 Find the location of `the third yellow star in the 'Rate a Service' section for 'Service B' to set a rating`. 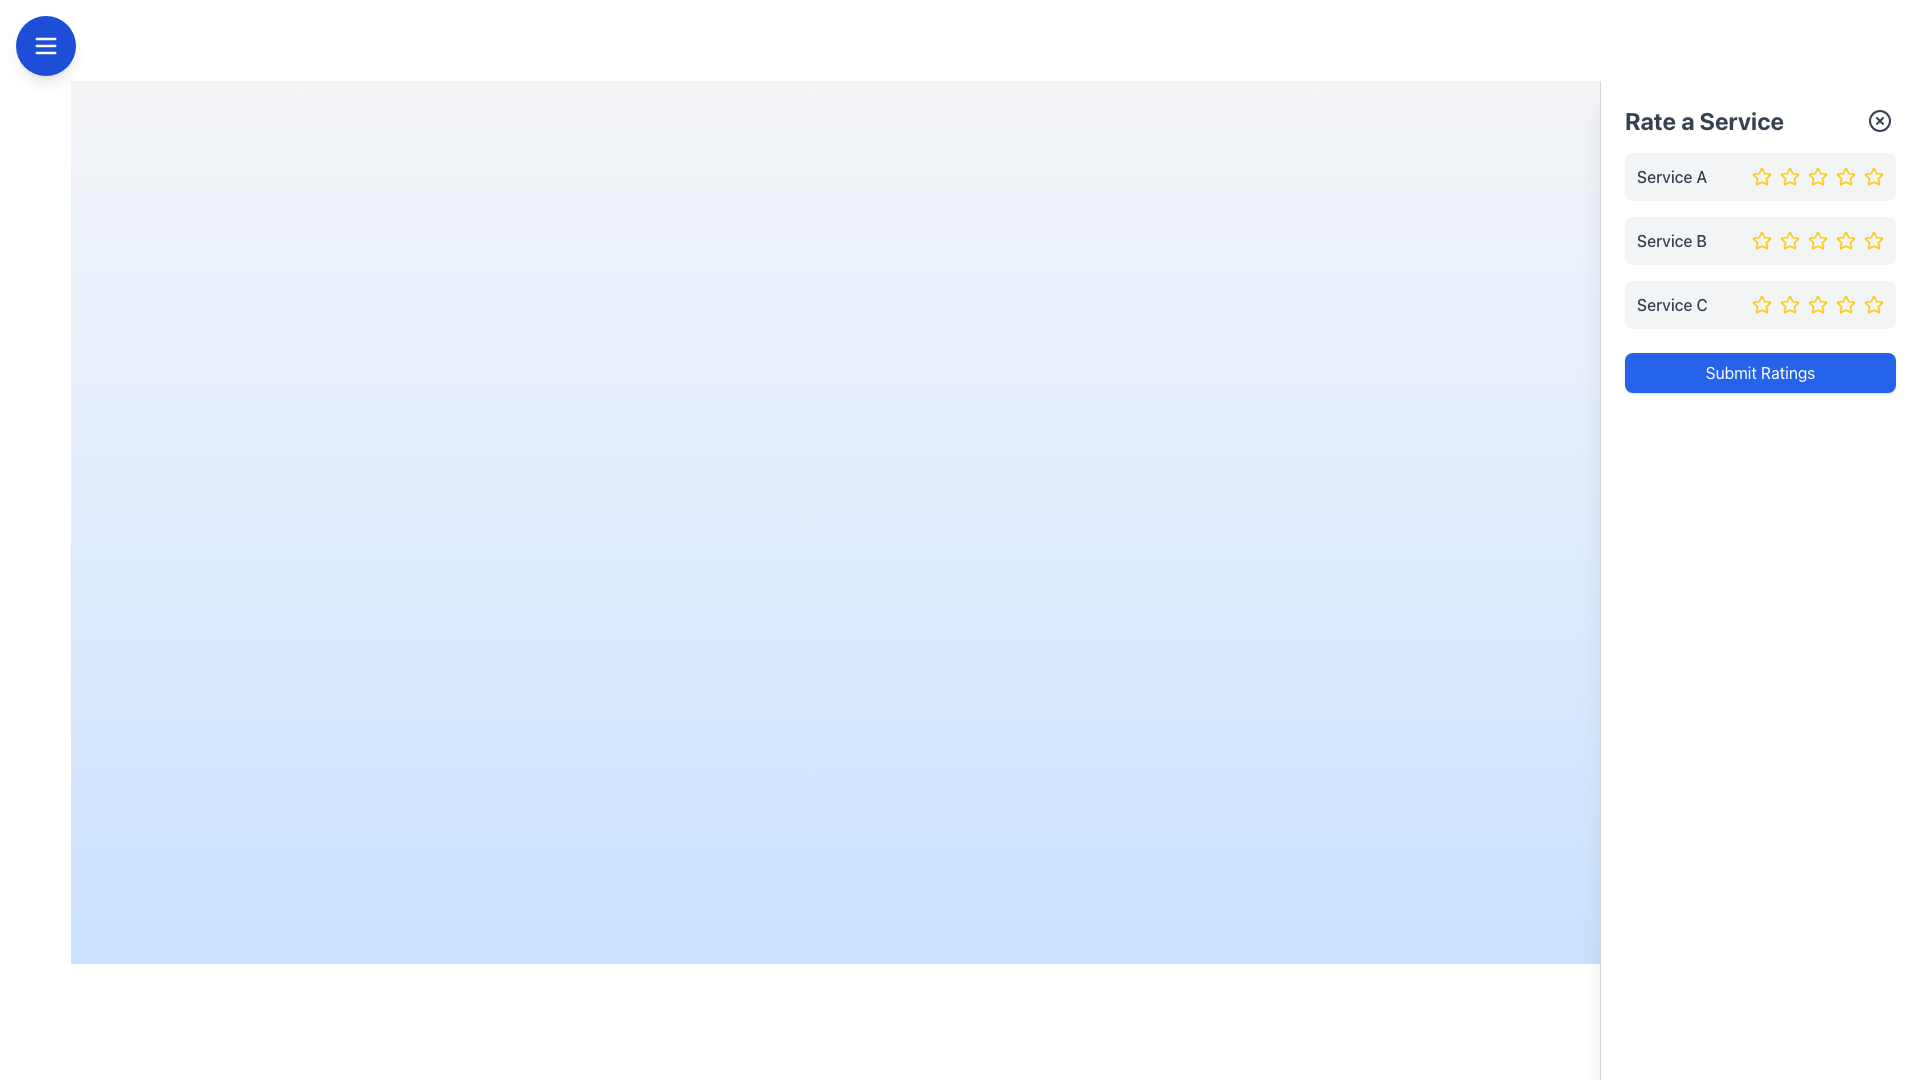

the third yellow star in the 'Rate a Service' section for 'Service B' to set a rating is located at coordinates (1818, 239).